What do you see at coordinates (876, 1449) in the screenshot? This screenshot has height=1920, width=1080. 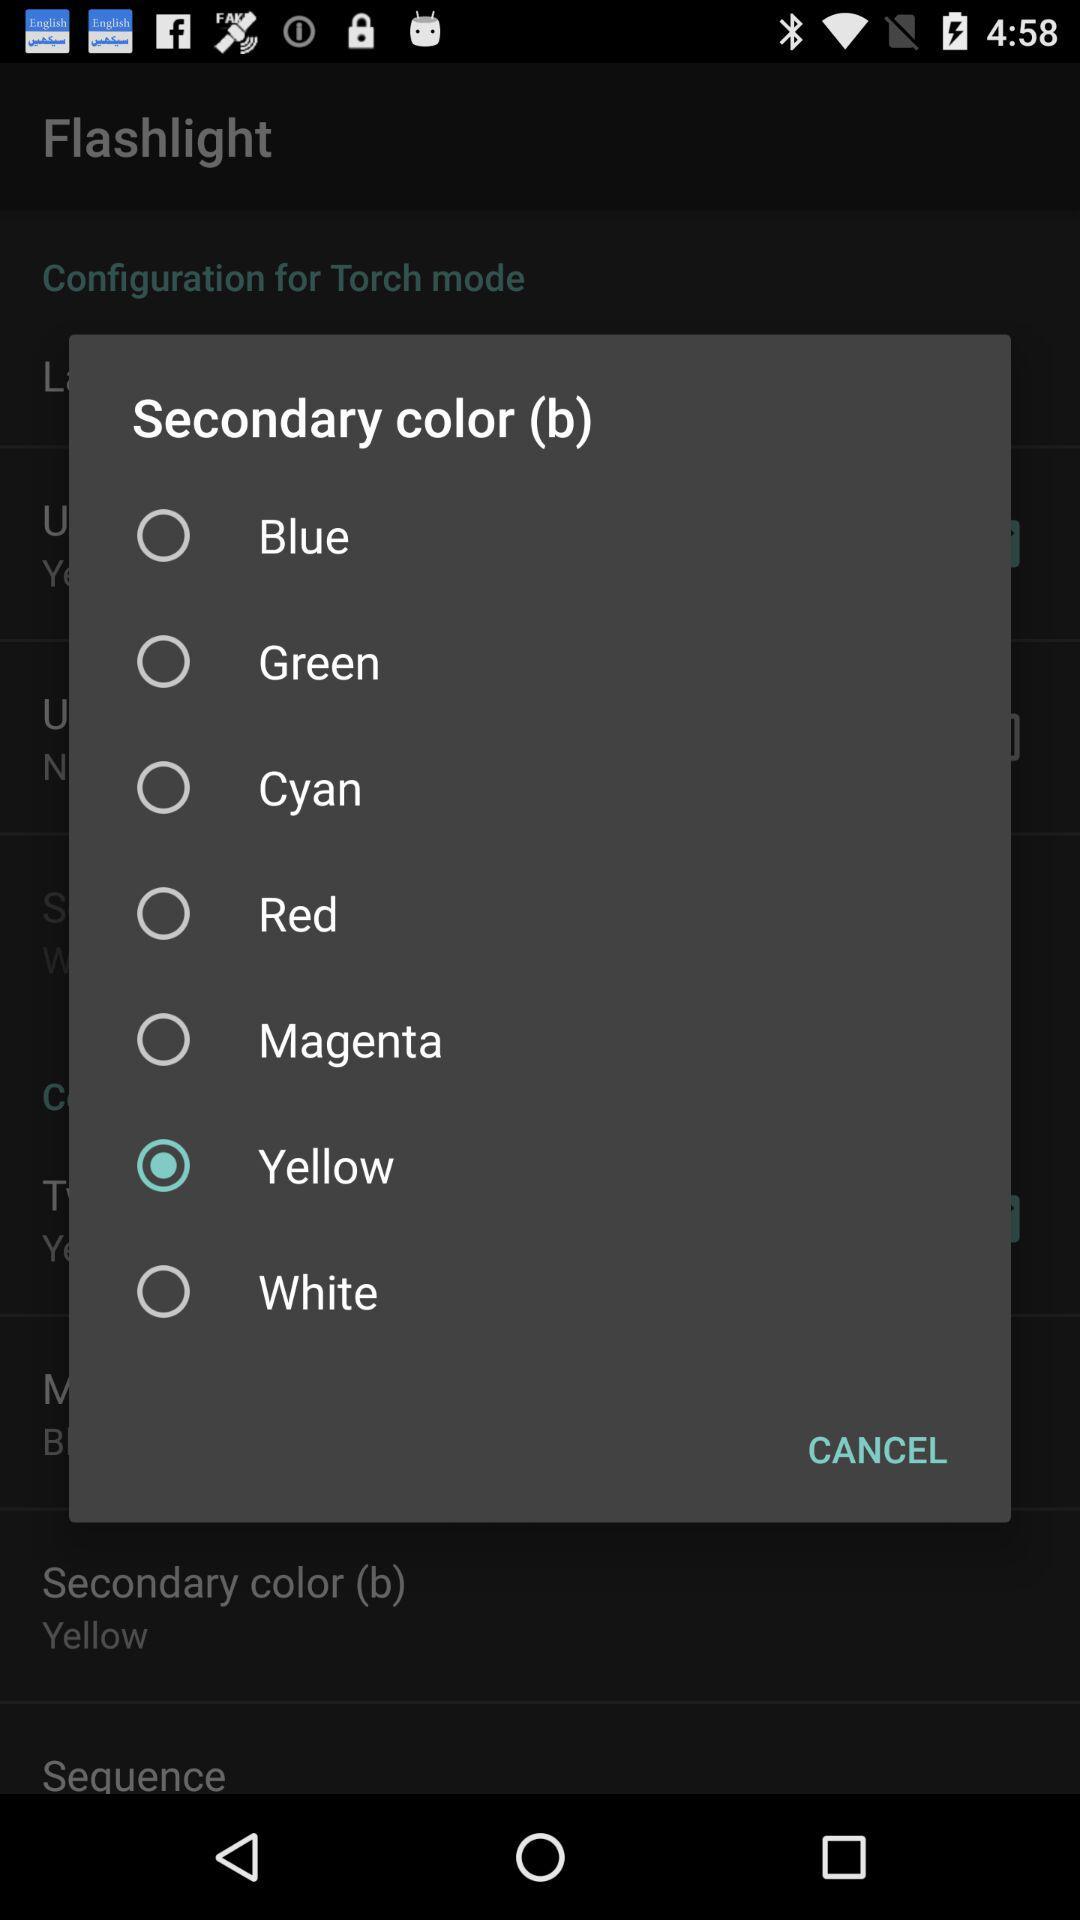 I see `item at the bottom right corner` at bounding box center [876, 1449].